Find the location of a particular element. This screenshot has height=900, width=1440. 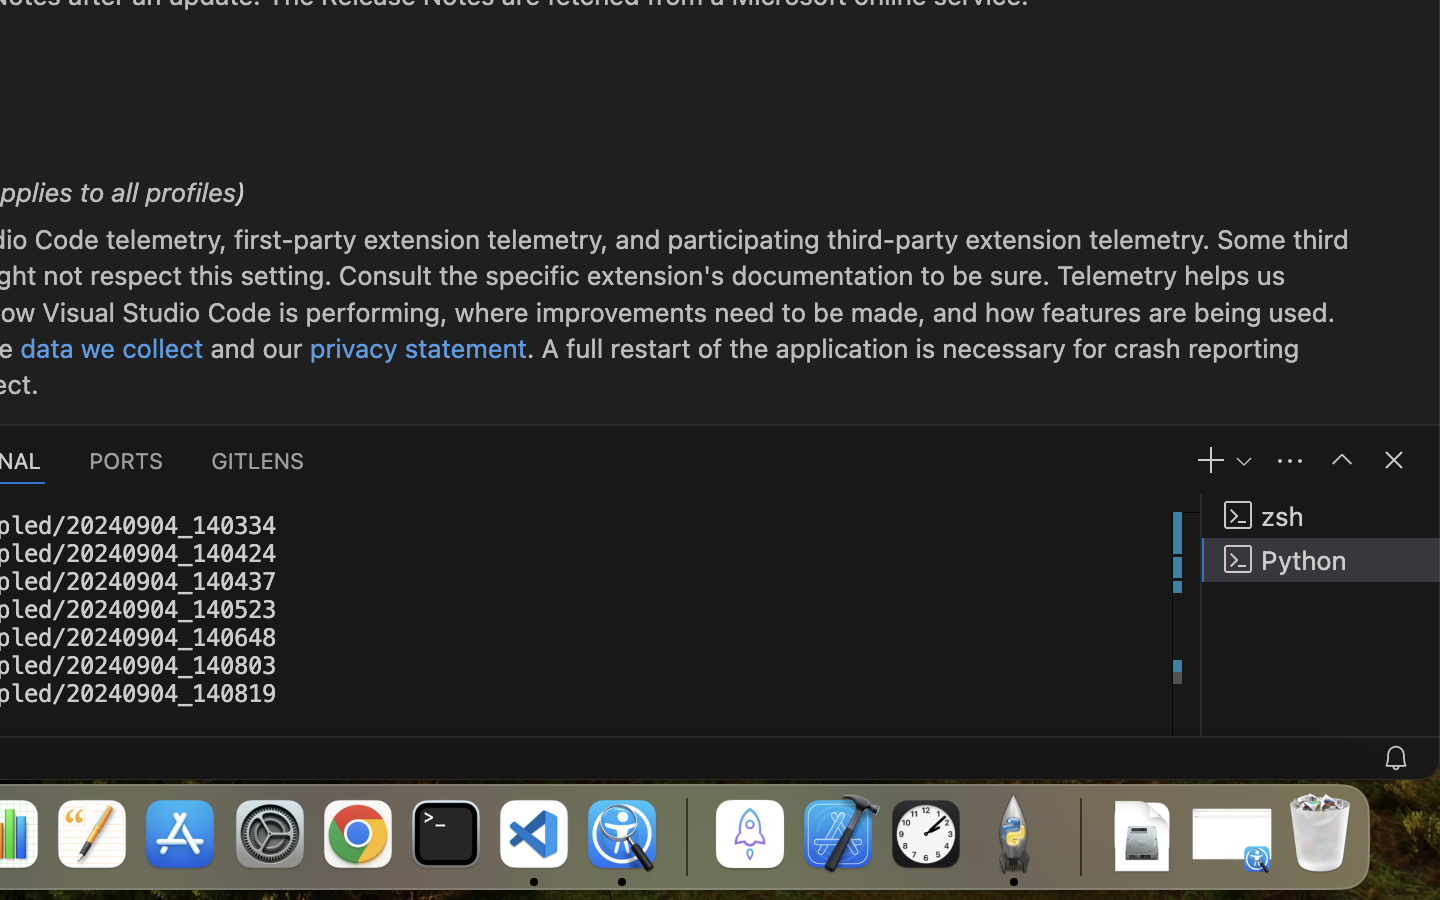

'data we collect' is located at coordinates (112, 348).